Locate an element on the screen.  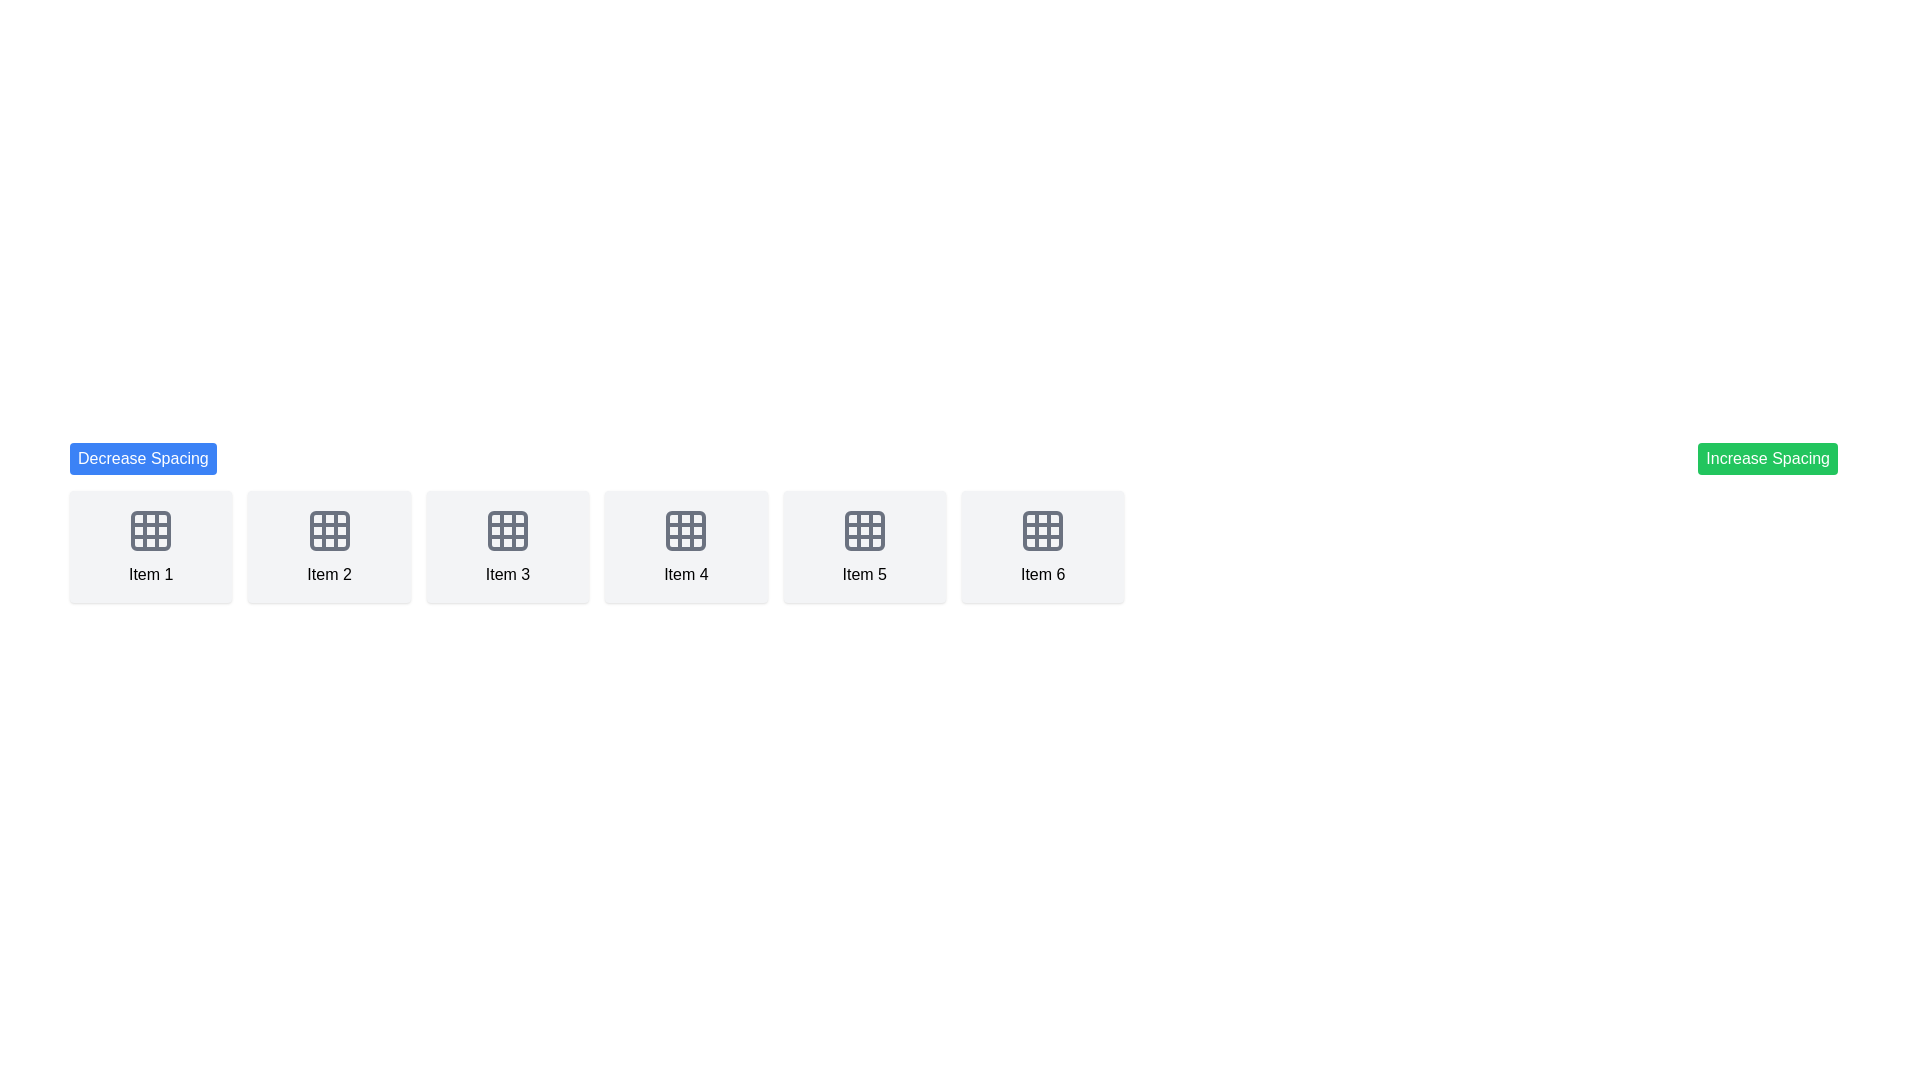
the rectangular button with a blue background and white text reading 'Decrease Spacing' is located at coordinates (142, 459).